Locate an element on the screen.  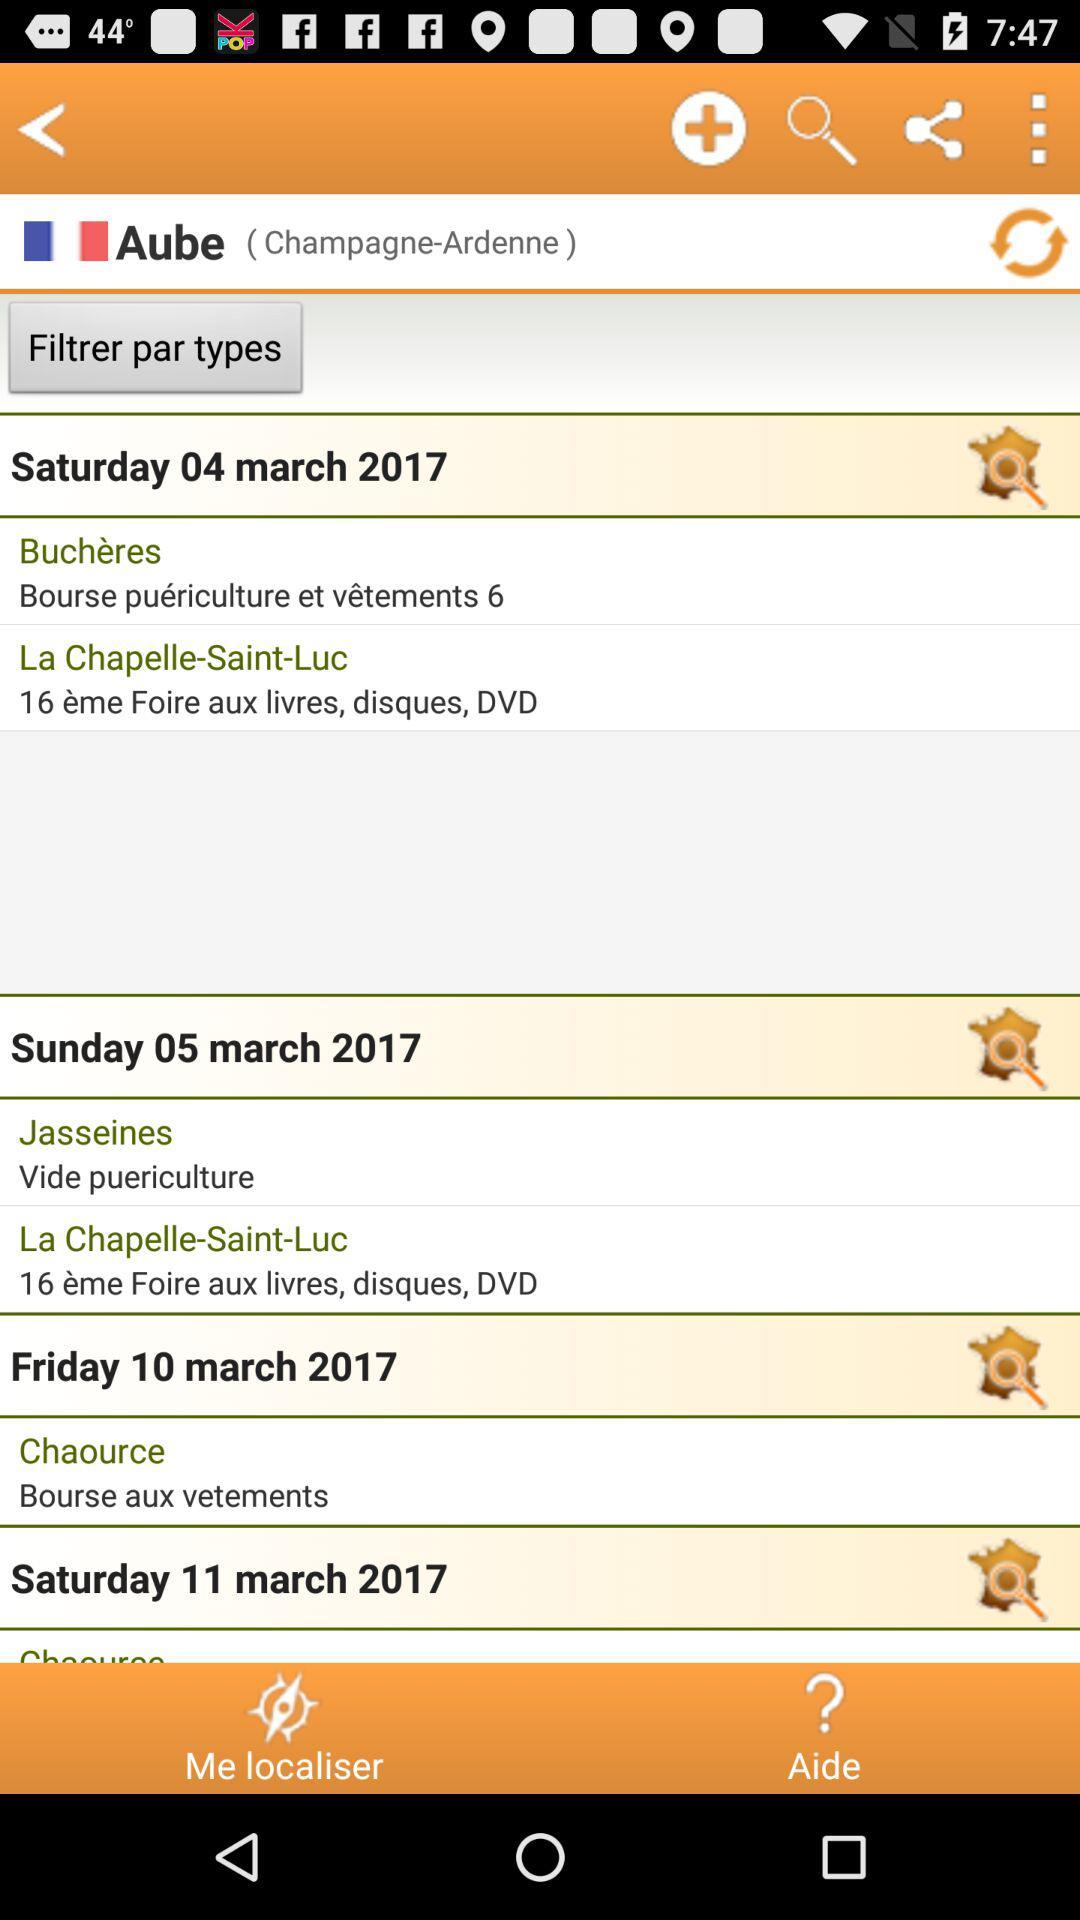
the button which is right to sunday 05 march 2017 is located at coordinates (1003, 1045).